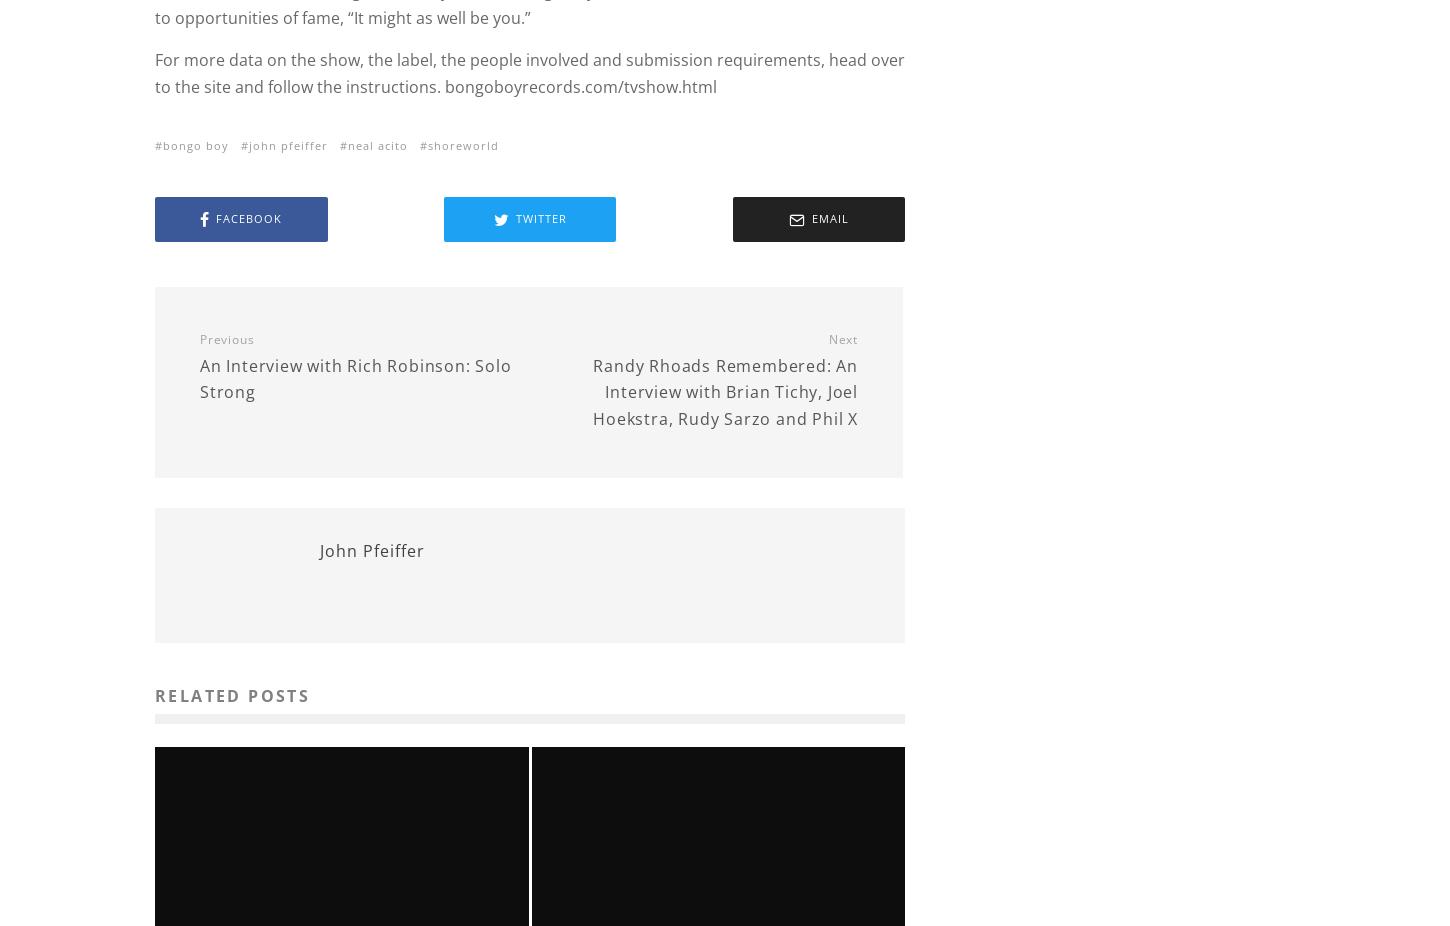 The height and width of the screenshot is (926, 1450). What do you see at coordinates (529, 71) in the screenshot?
I see `'For more data on the show, the label, the people involved and submission requirements, head over to the site and follow the instructions. bongoboyrecords.com/tvshow.html'` at bounding box center [529, 71].